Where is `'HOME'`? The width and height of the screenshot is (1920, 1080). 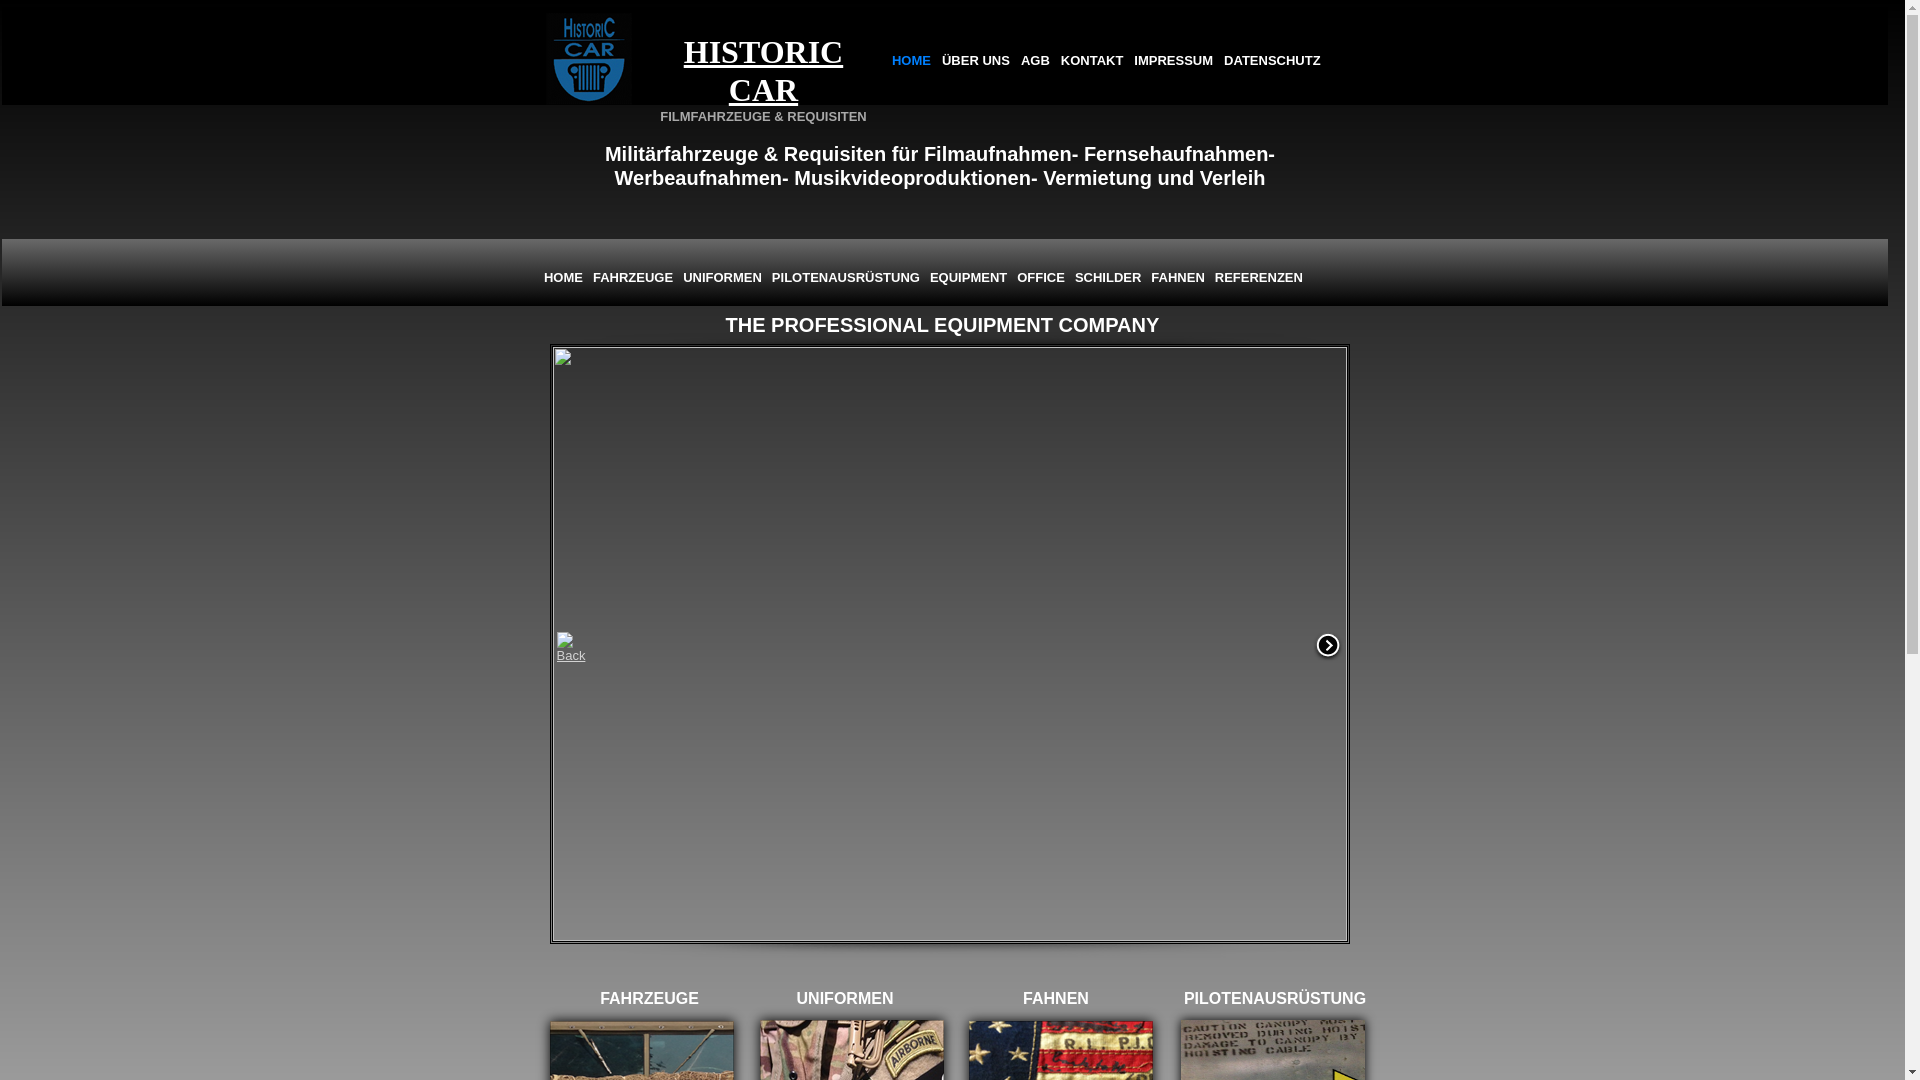
'HOME' is located at coordinates (910, 60).